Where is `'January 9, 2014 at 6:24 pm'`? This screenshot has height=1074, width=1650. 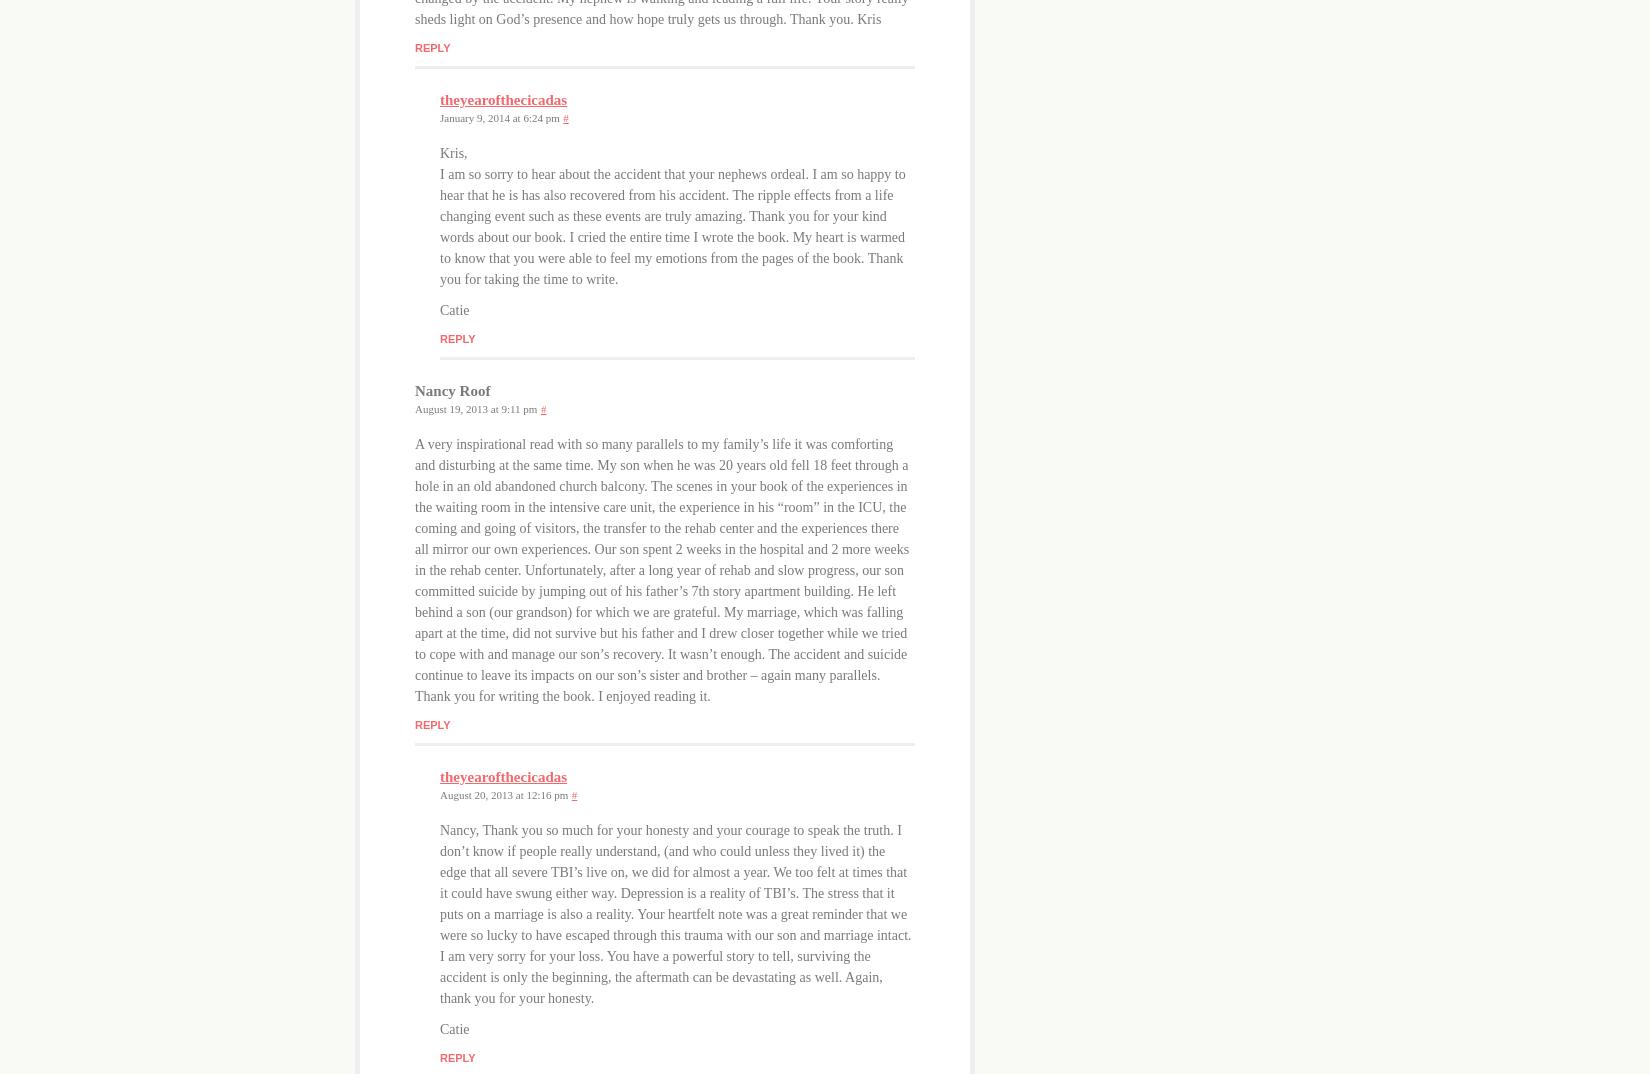 'January 9, 2014 at 6:24 pm' is located at coordinates (498, 115).